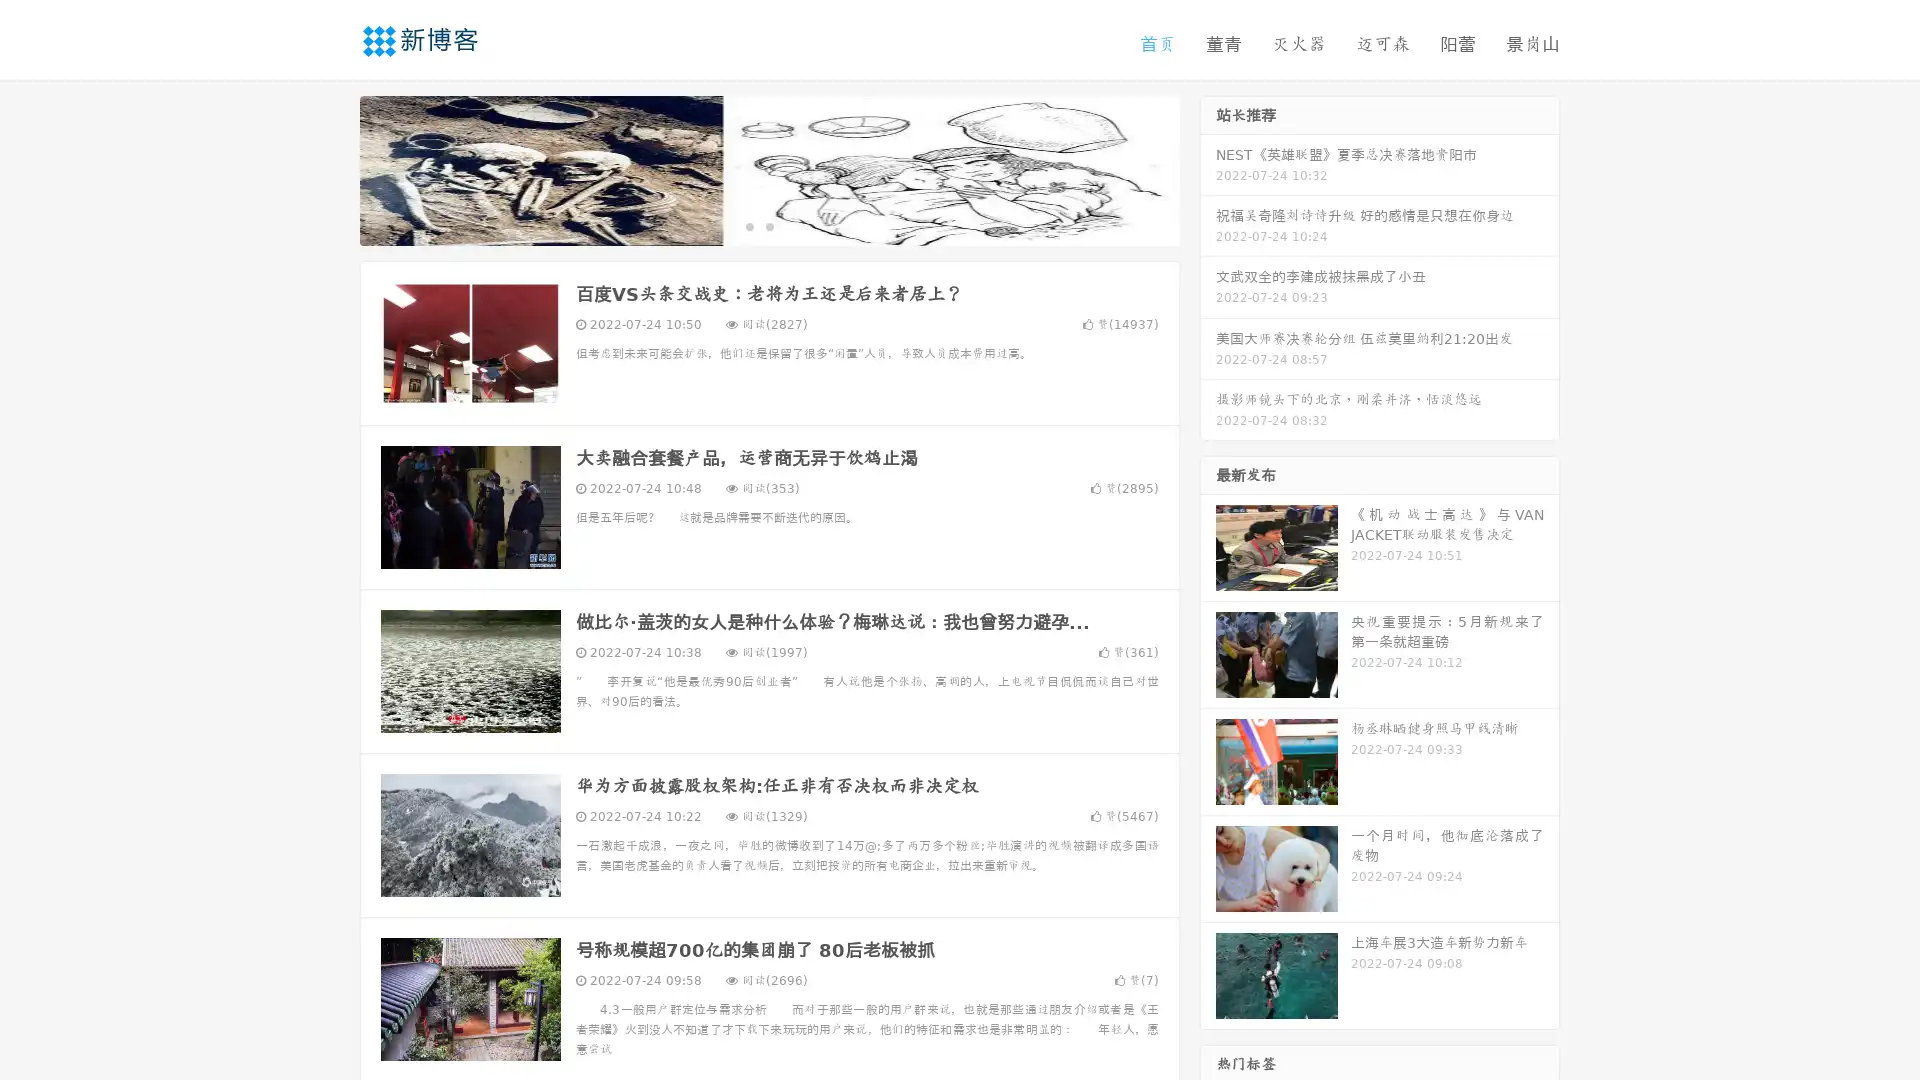  What do you see at coordinates (789, 225) in the screenshot?
I see `Go to slide 3` at bounding box center [789, 225].